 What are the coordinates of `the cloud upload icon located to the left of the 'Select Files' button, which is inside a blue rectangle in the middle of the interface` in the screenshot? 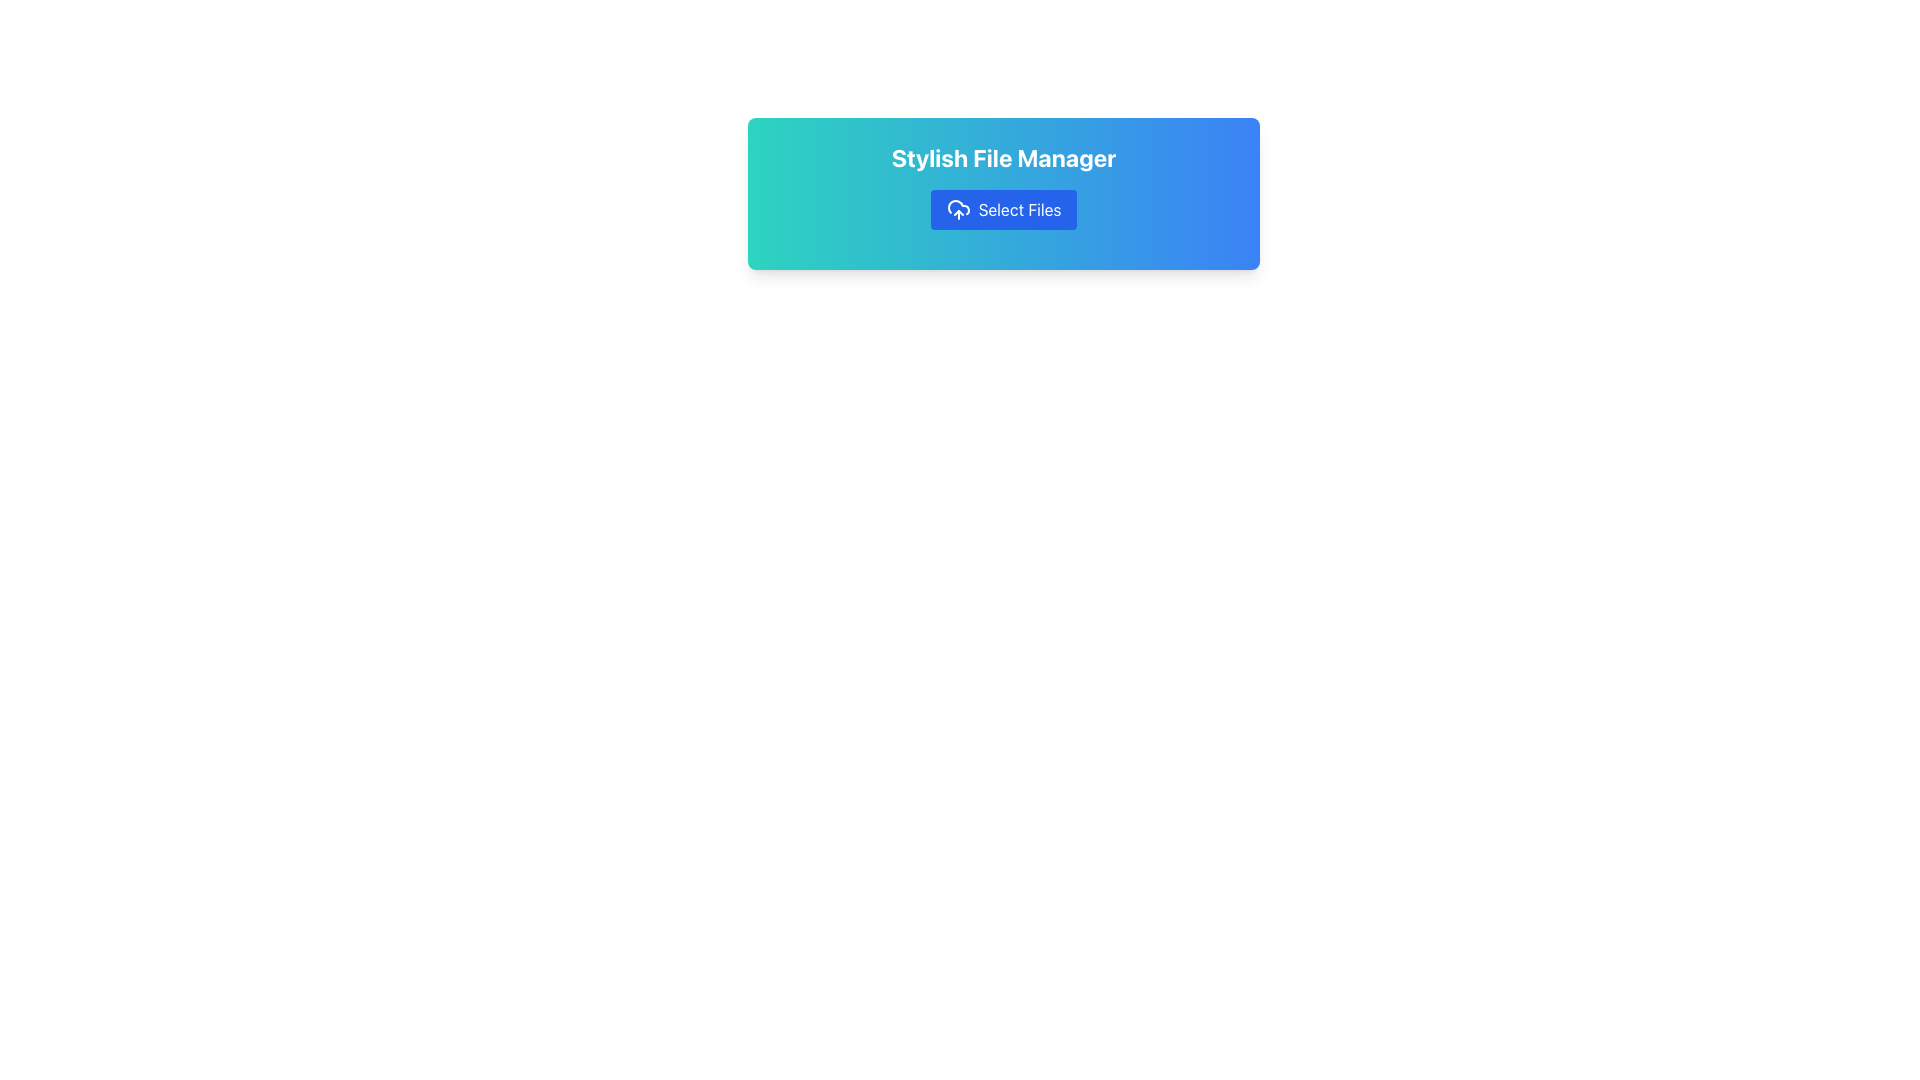 It's located at (957, 209).